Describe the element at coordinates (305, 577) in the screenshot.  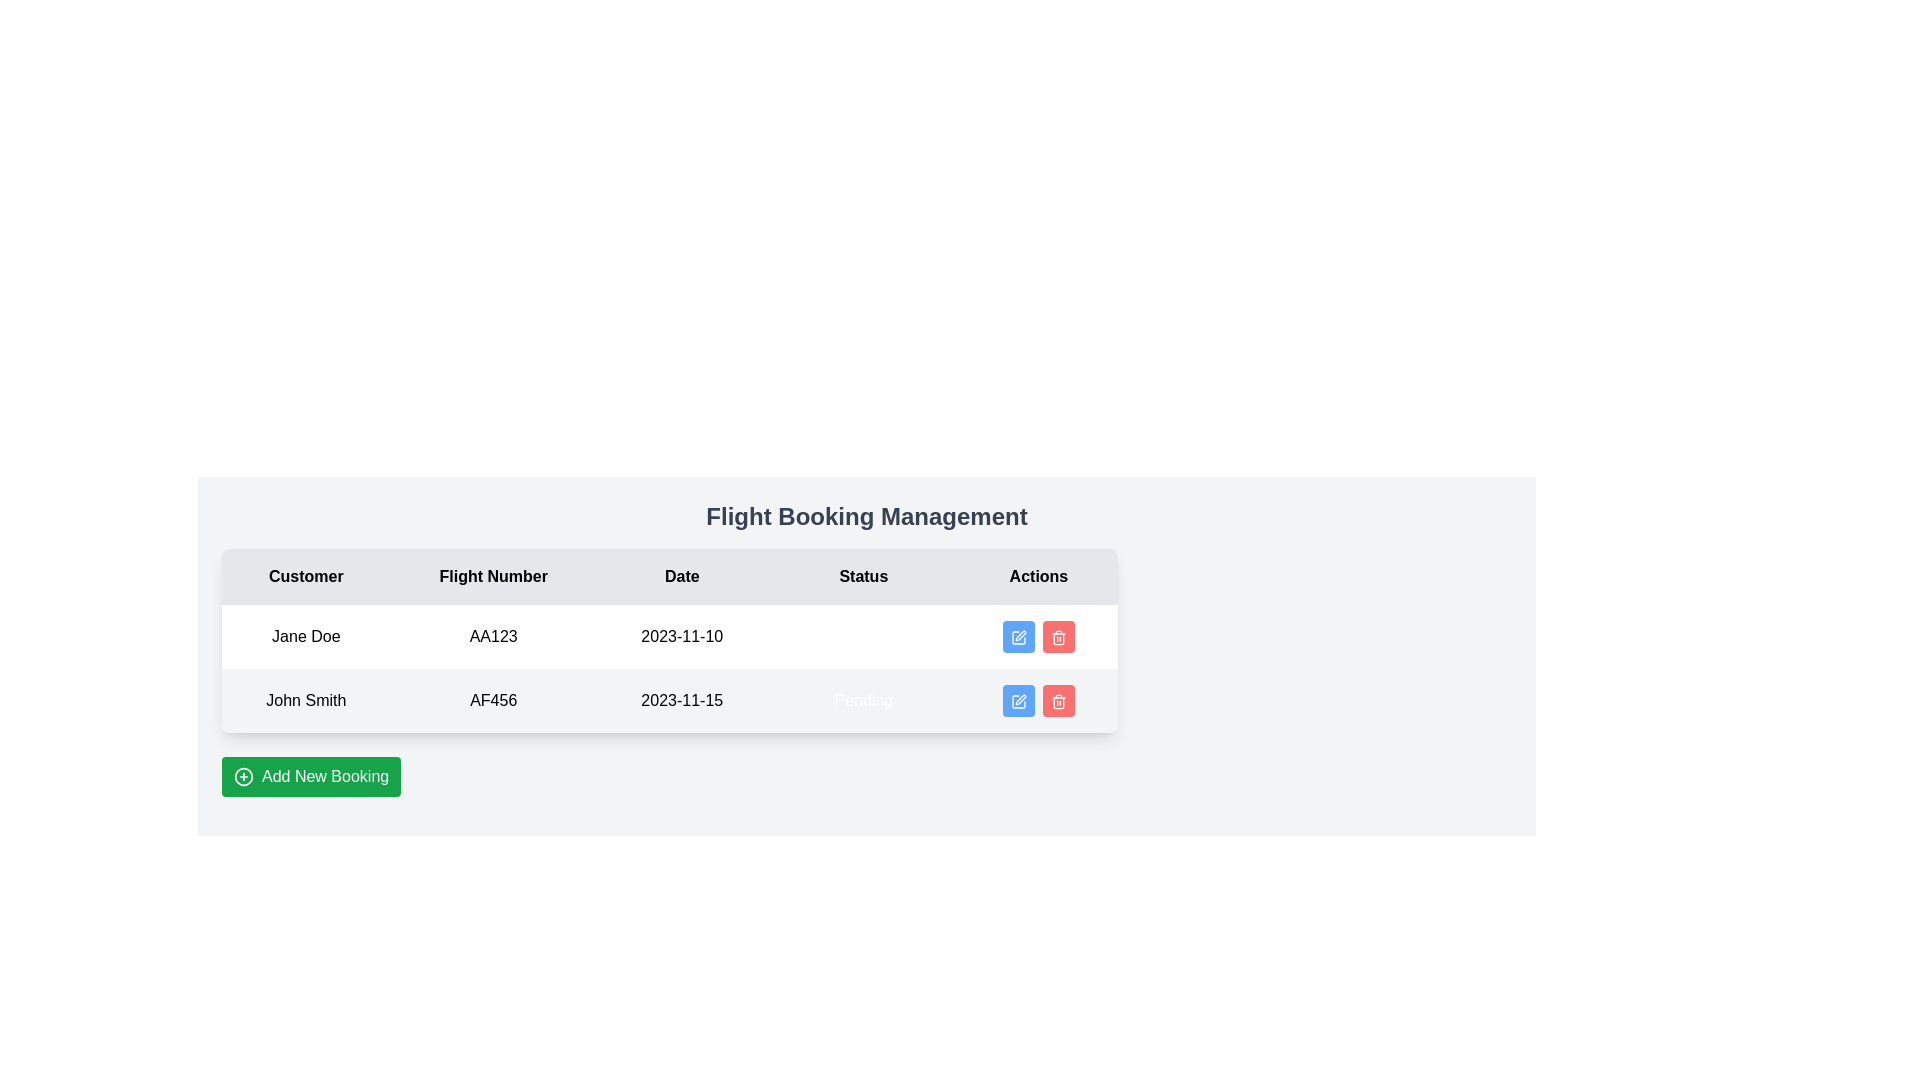
I see `header label indicating customer information, located at the leftmost position in the table layout` at that location.